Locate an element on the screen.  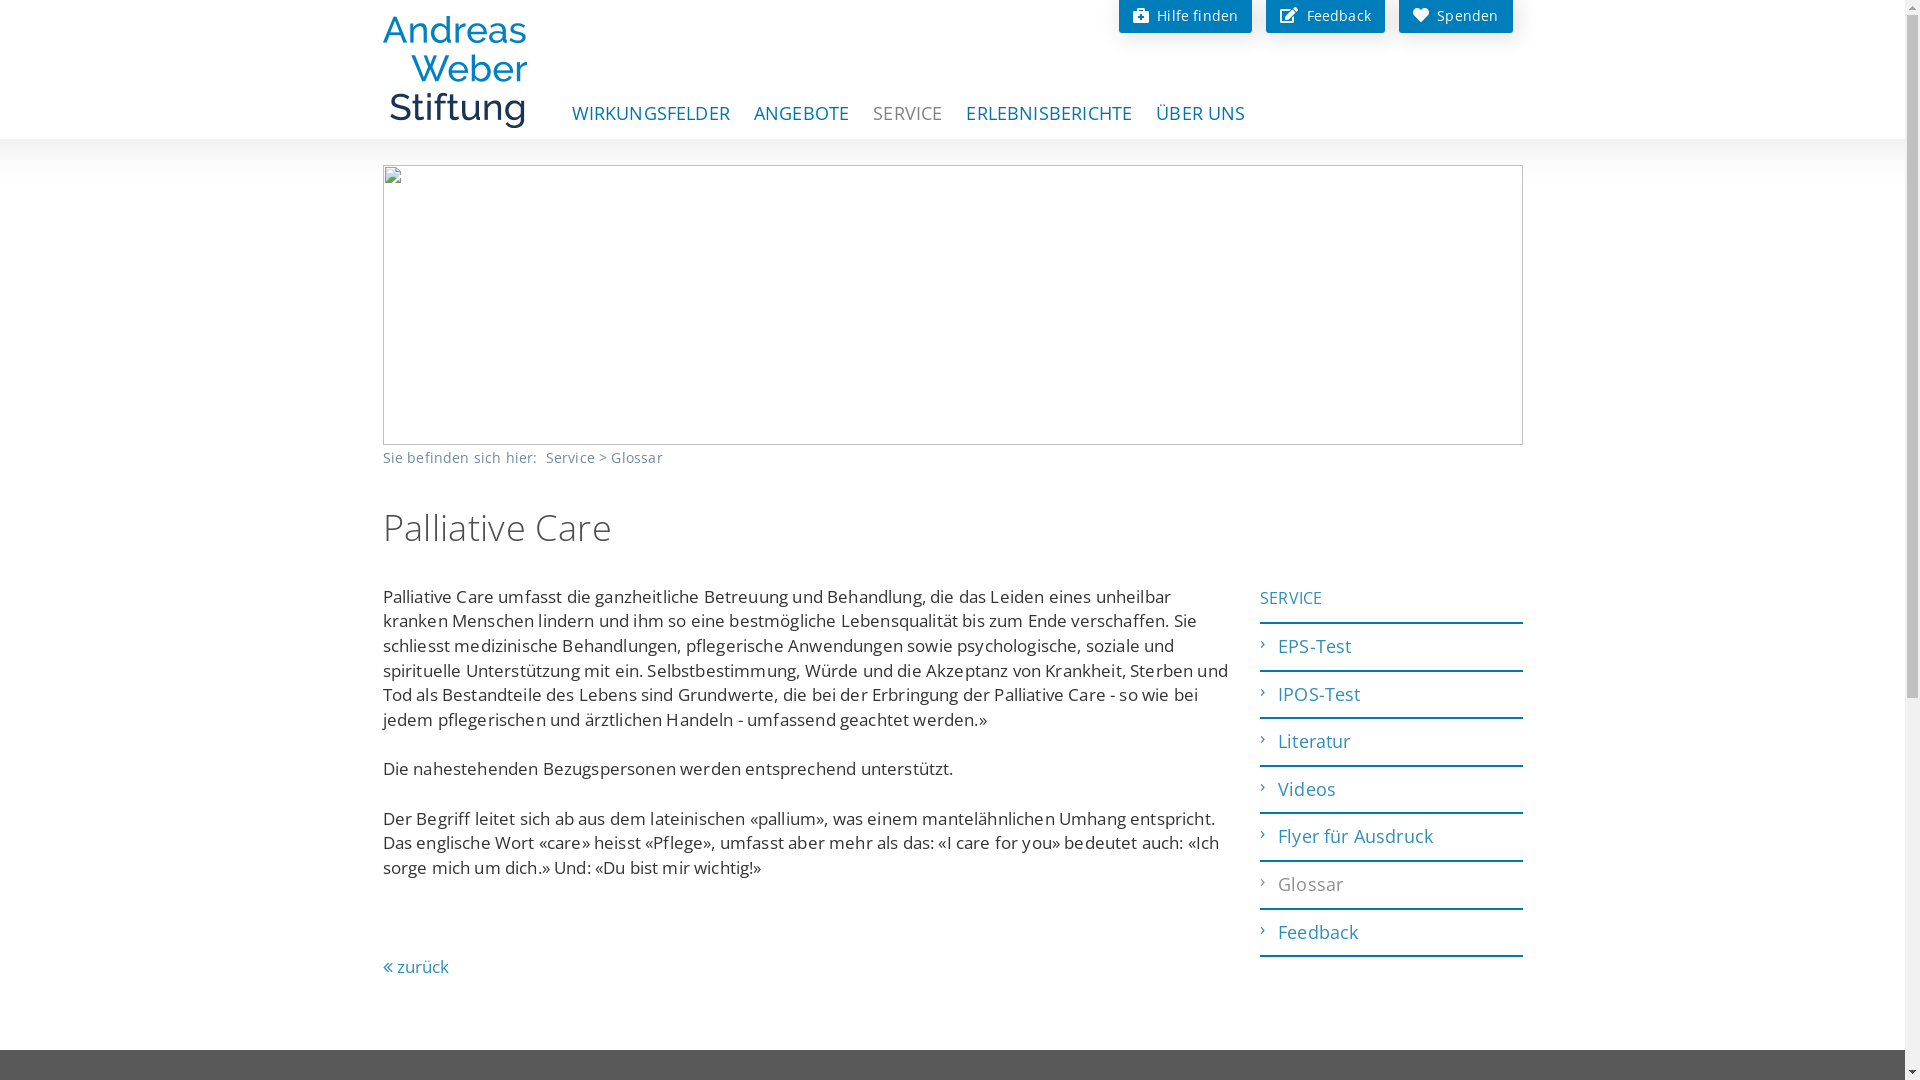
'WIRKUNGSFELDER' is located at coordinates (651, 112).